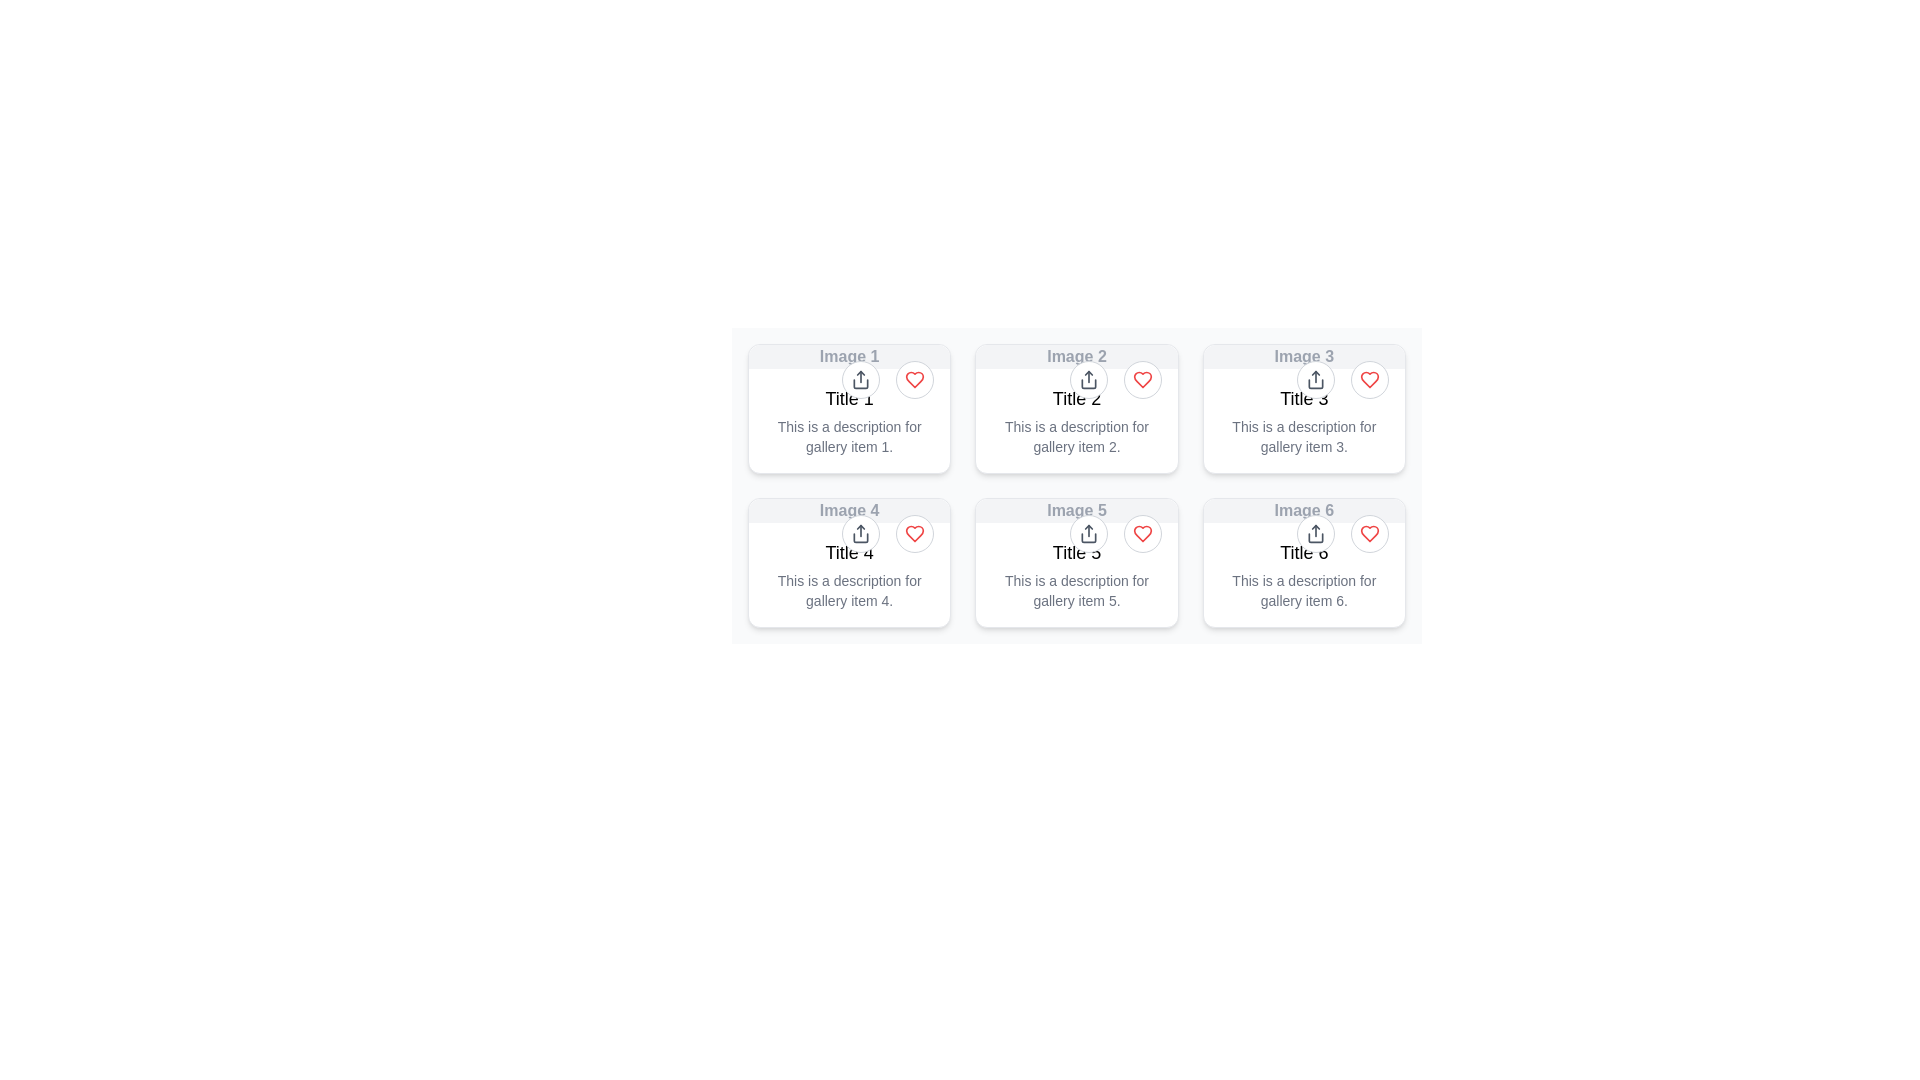  Describe the element at coordinates (849, 552) in the screenshot. I see `the Text label that serves as a title for the gallery item in the second row of a 3x2 grid layout, located above the description 'This is a description for gallery item 4.'` at that location.